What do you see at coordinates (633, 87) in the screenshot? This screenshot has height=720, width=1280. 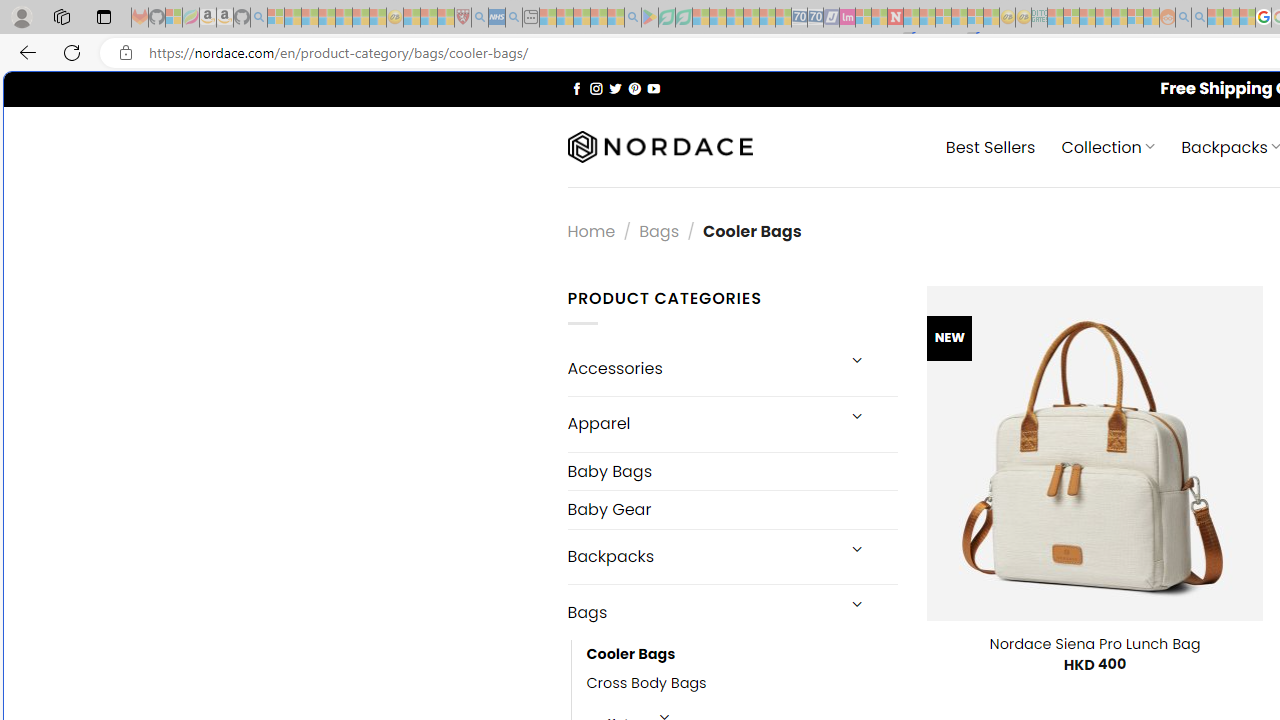 I see `'Follow on Pinterest'` at bounding box center [633, 87].